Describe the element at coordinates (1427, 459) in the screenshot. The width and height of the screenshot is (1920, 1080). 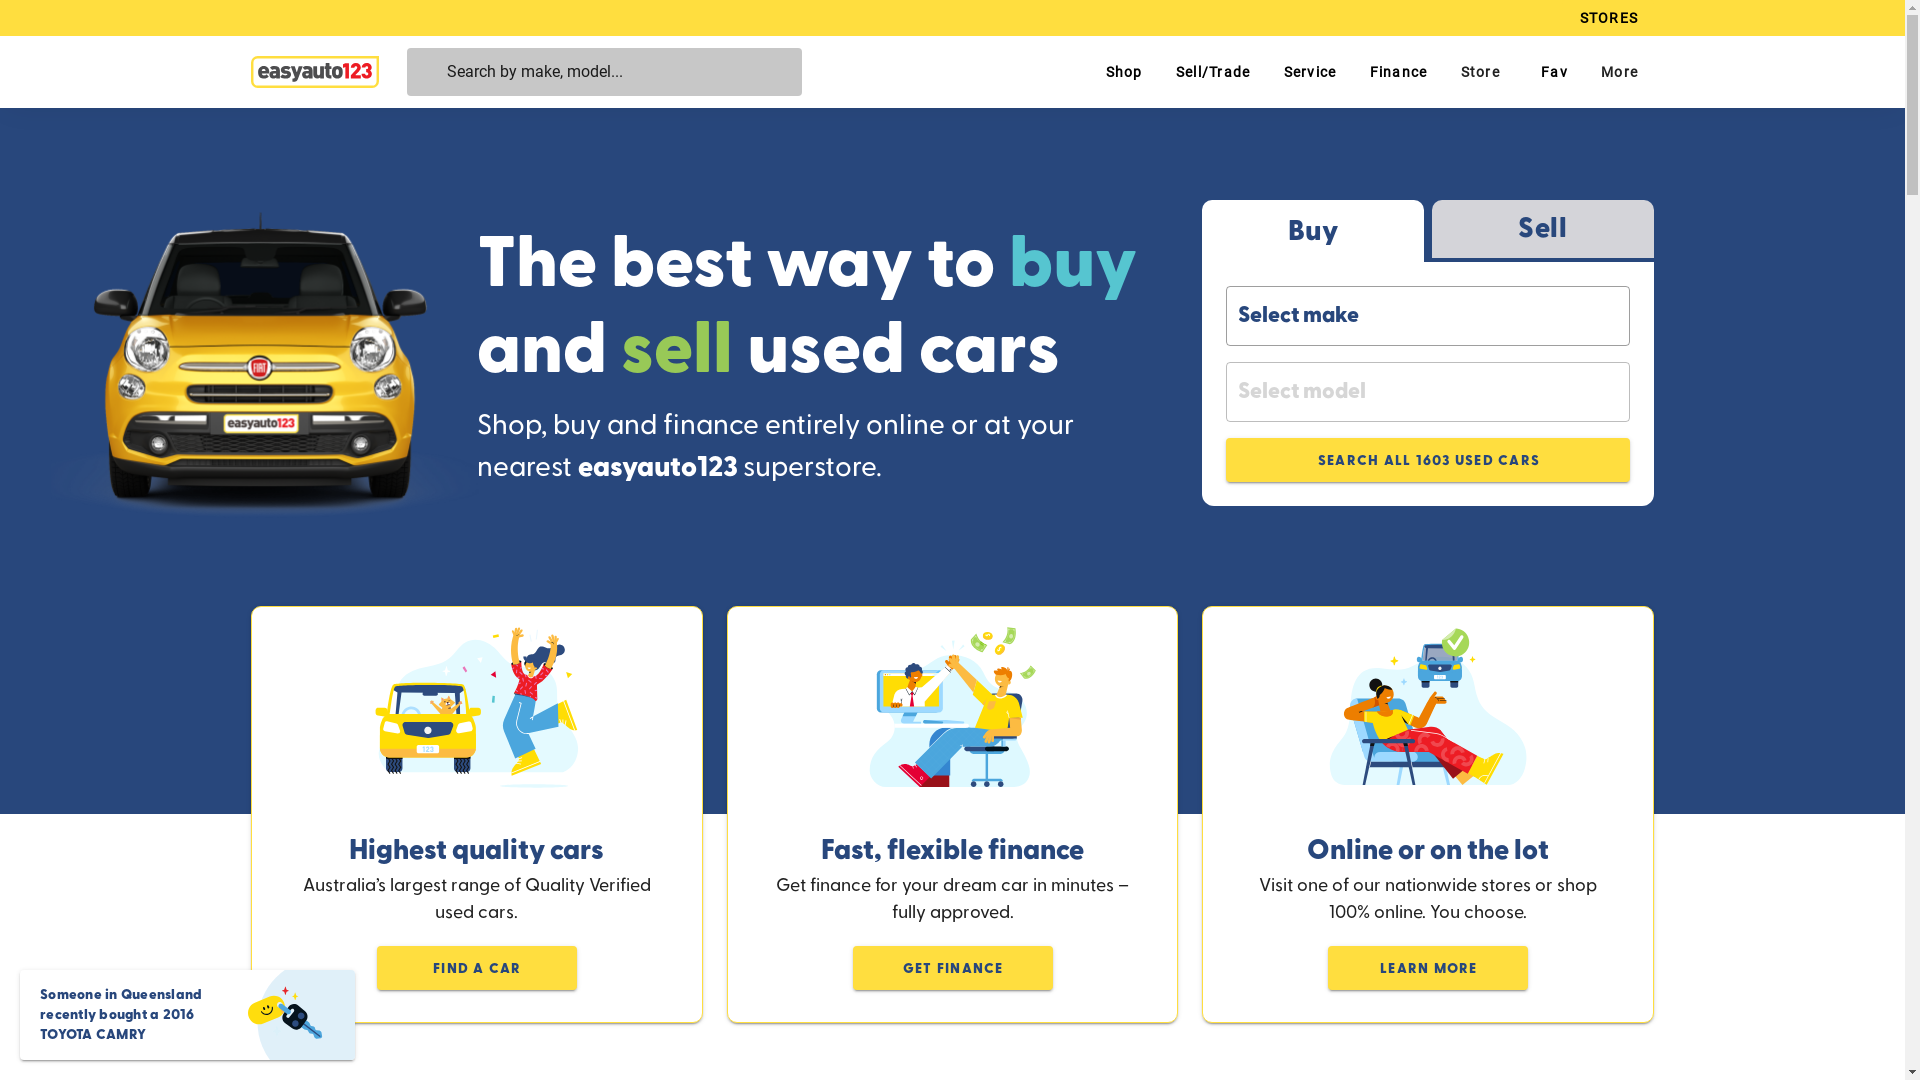
I see `'SEARCH ALL 1603 USED CARS'` at that location.